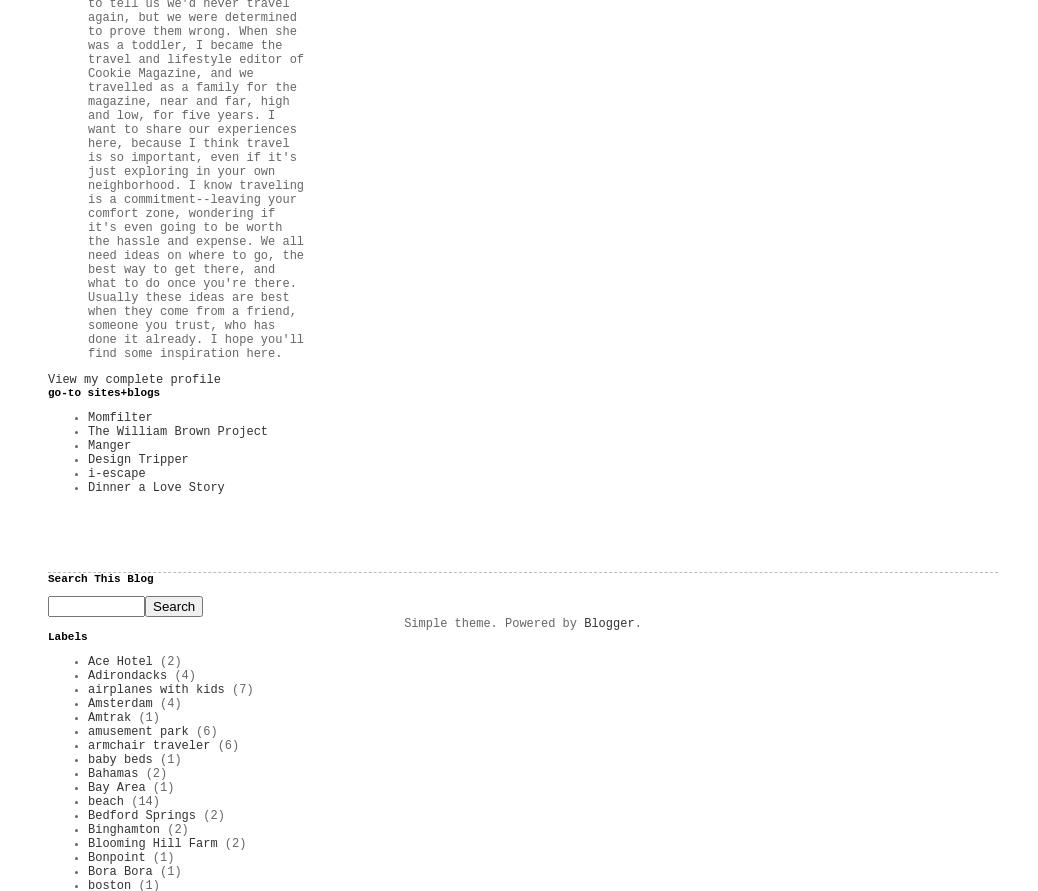  Describe the element at coordinates (144, 801) in the screenshot. I see `'(14)'` at that location.